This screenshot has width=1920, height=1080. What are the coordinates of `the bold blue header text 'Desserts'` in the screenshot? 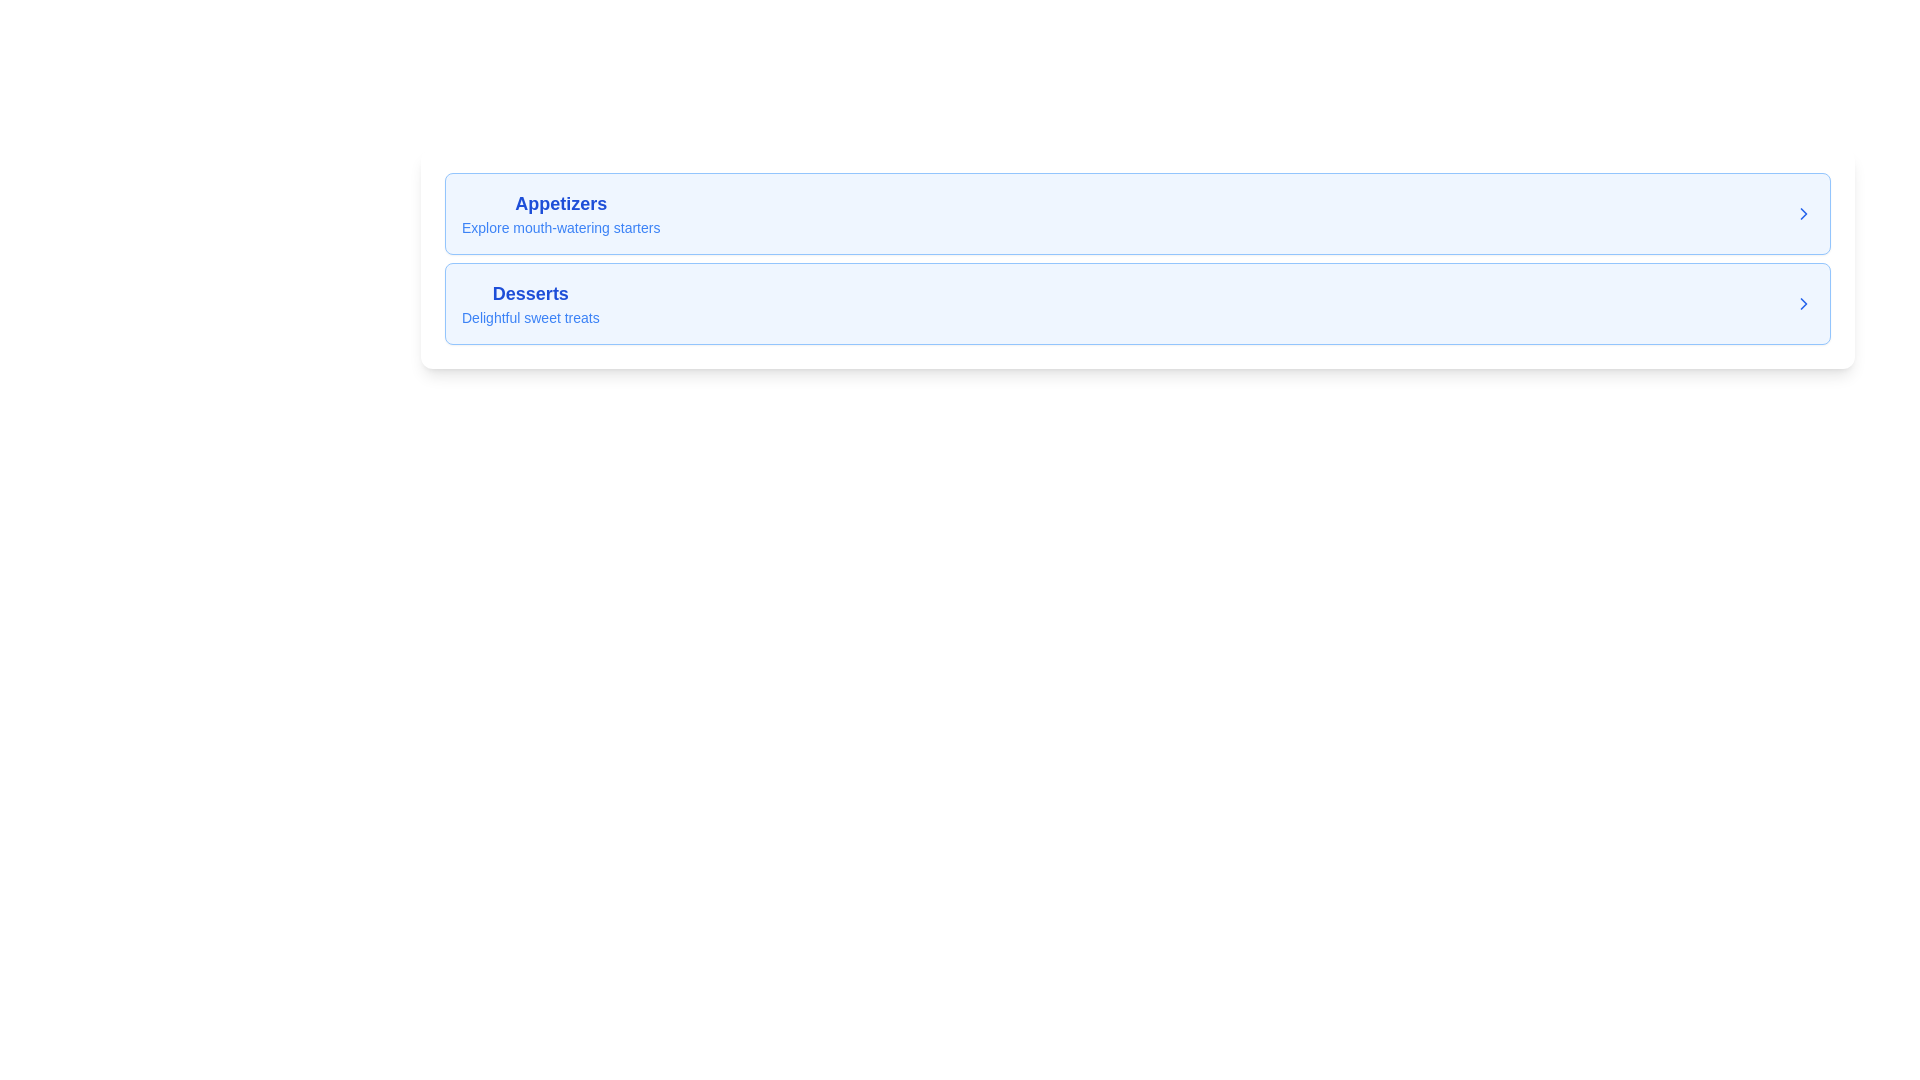 It's located at (530, 293).